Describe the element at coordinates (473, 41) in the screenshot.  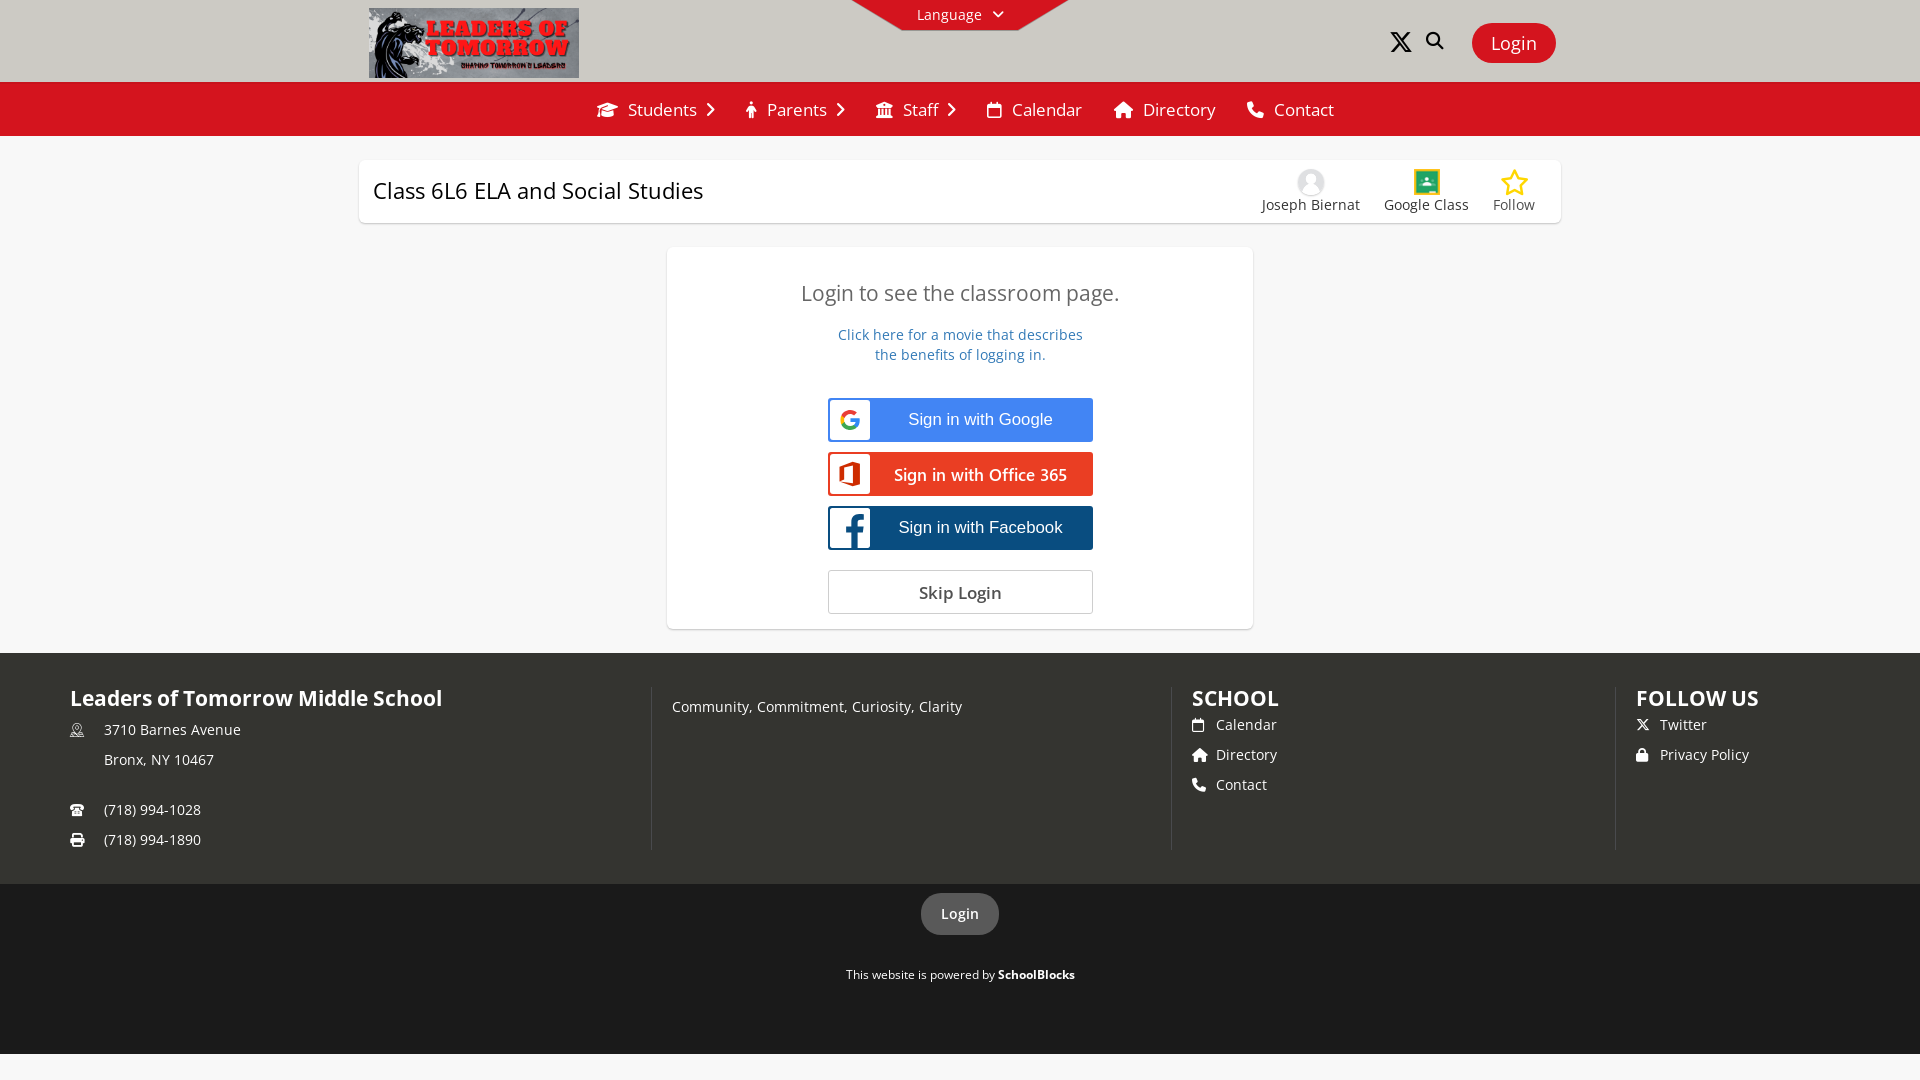
I see `'Leaders of Tomorrow Middle School'` at that location.